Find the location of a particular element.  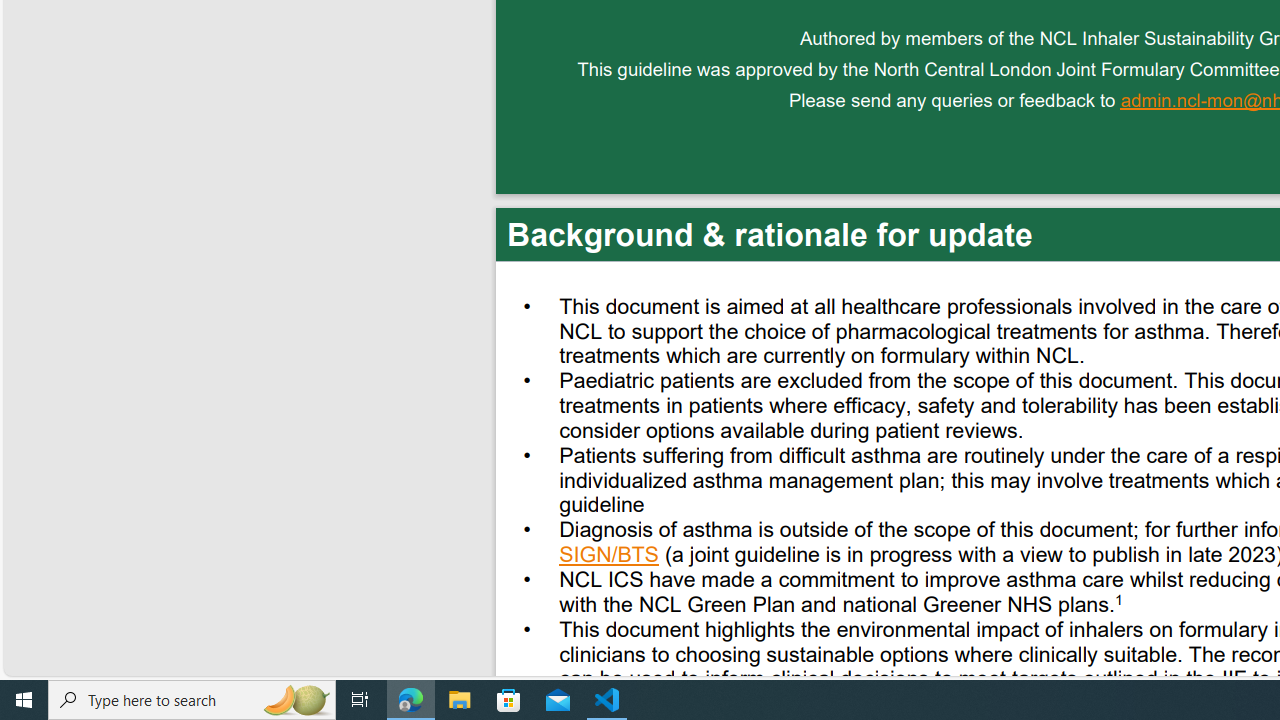

'SIGN/BTS' is located at coordinates (608, 557).